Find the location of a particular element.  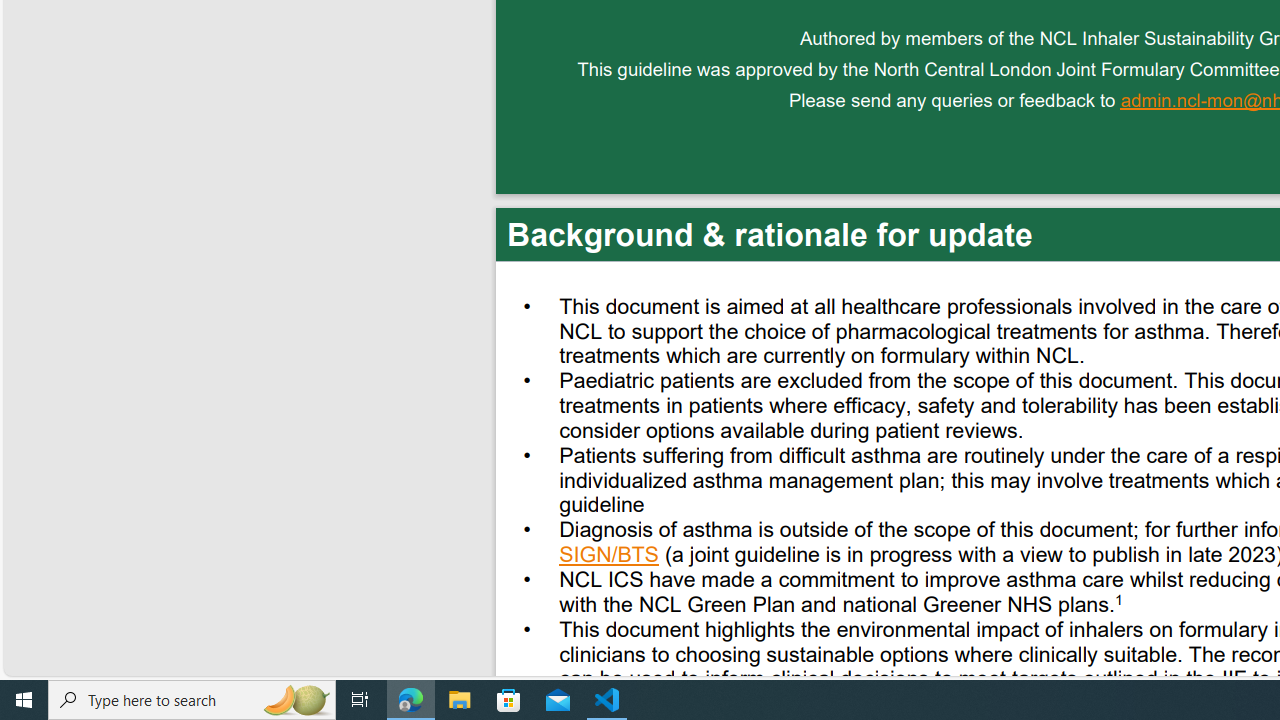

'SIGN/BTS' is located at coordinates (608, 557).